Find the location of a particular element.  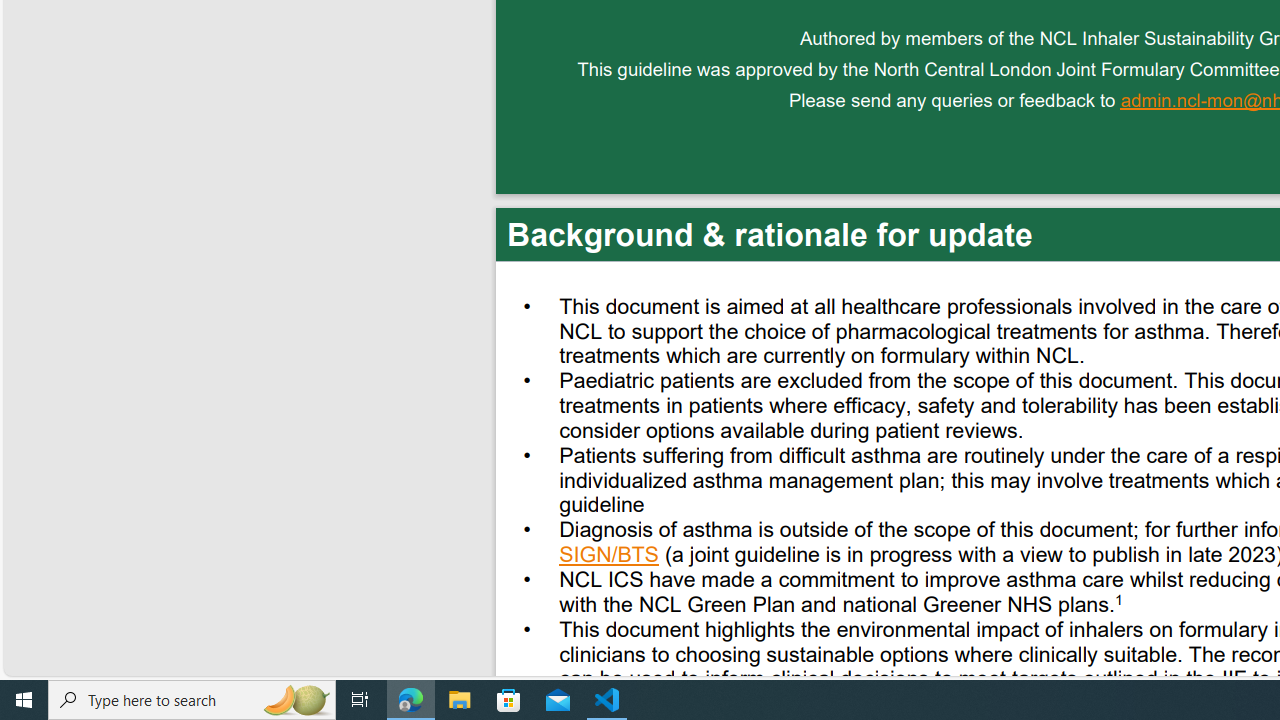

'SIGN/BTS' is located at coordinates (608, 557).